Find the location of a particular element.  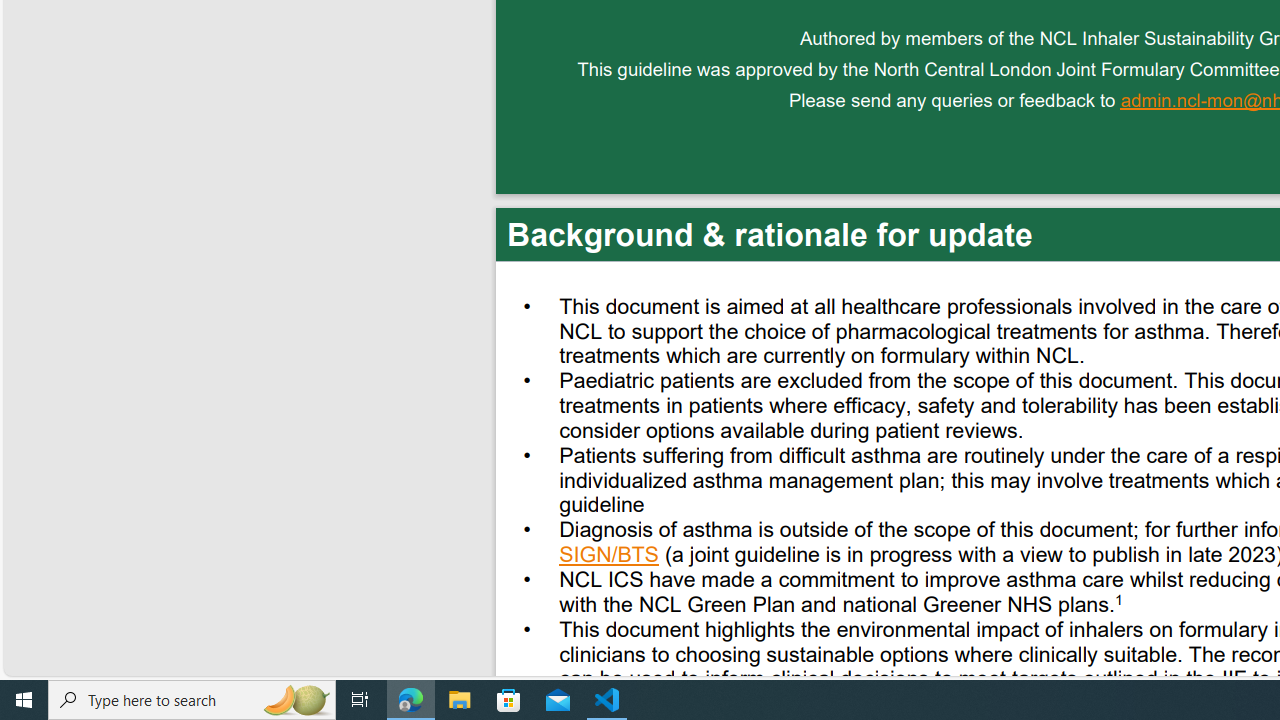

'SIGN/BTS' is located at coordinates (608, 557).